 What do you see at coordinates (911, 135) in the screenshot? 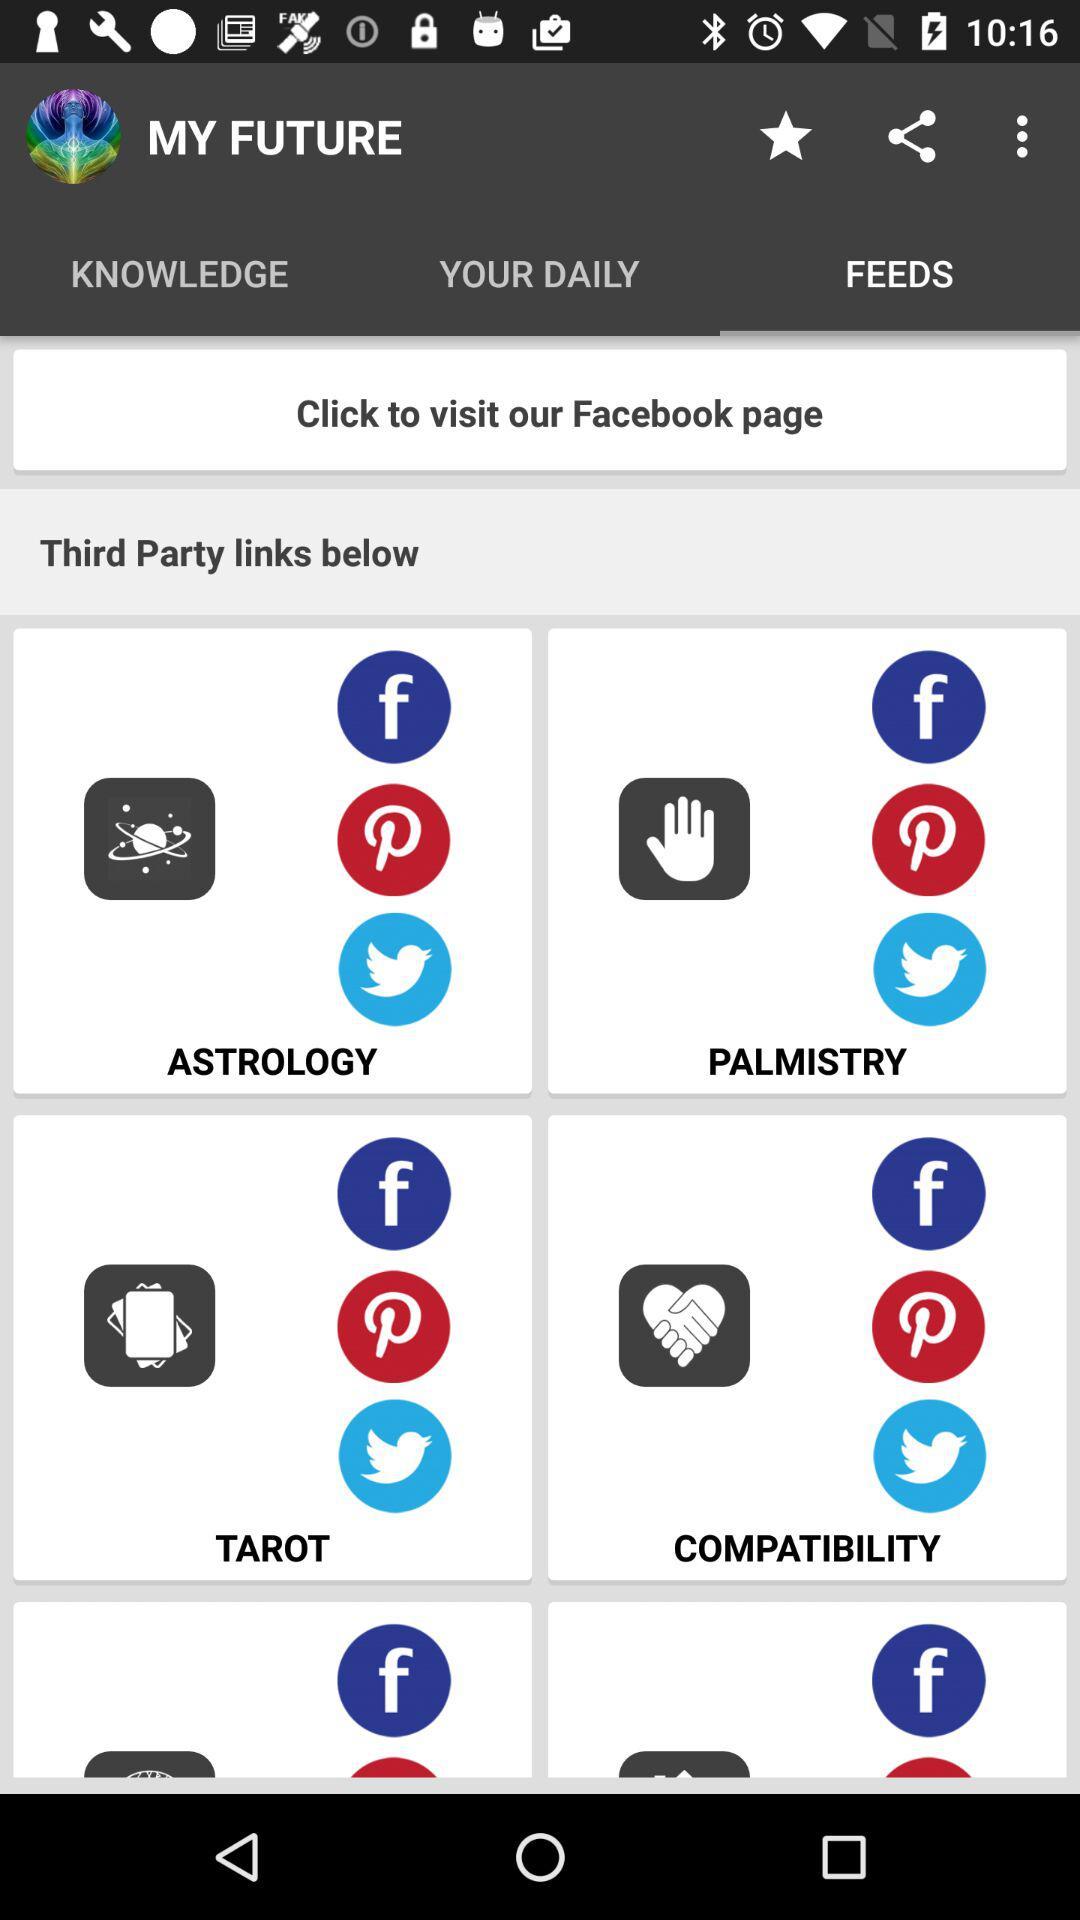
I see `the icon above the feeds` at bounding box center [911, 135].